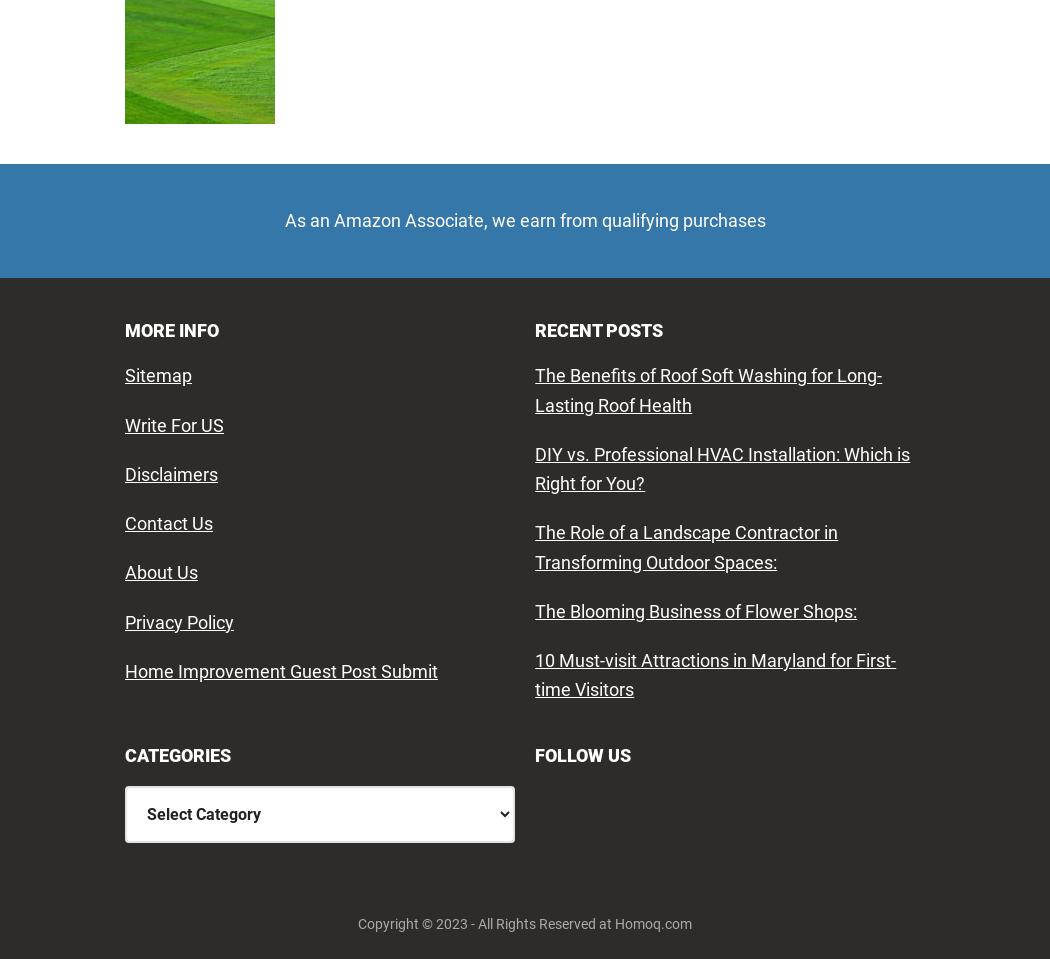 This screenshot has width=1050, height=959. I want to click on 'Sitemap', so click(123, 375).